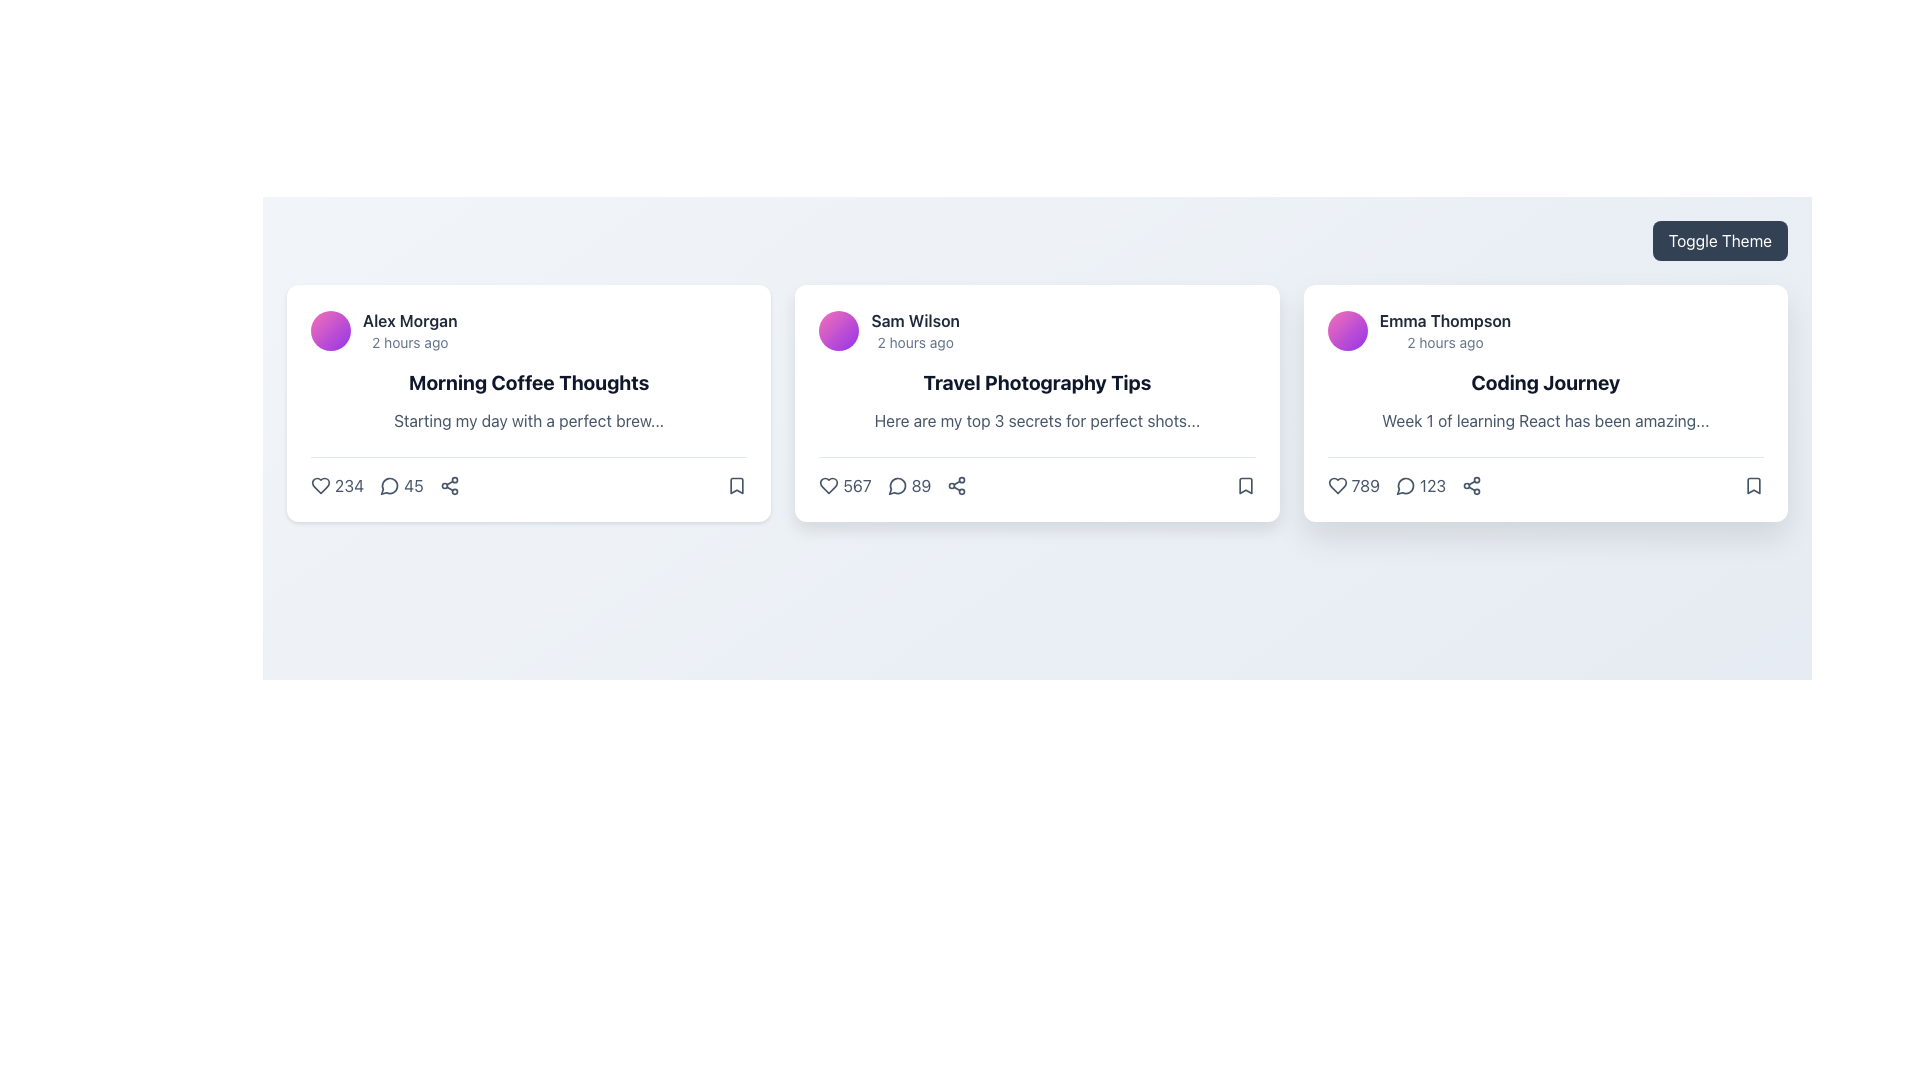 This screenshot has width=1920, height=1080. Describe the element at coordinates (390, 486) in the screenshot. I see `the Comment or Message icon located to the right of the heart icon and number '234', and to the left of the number '45'` at that location.